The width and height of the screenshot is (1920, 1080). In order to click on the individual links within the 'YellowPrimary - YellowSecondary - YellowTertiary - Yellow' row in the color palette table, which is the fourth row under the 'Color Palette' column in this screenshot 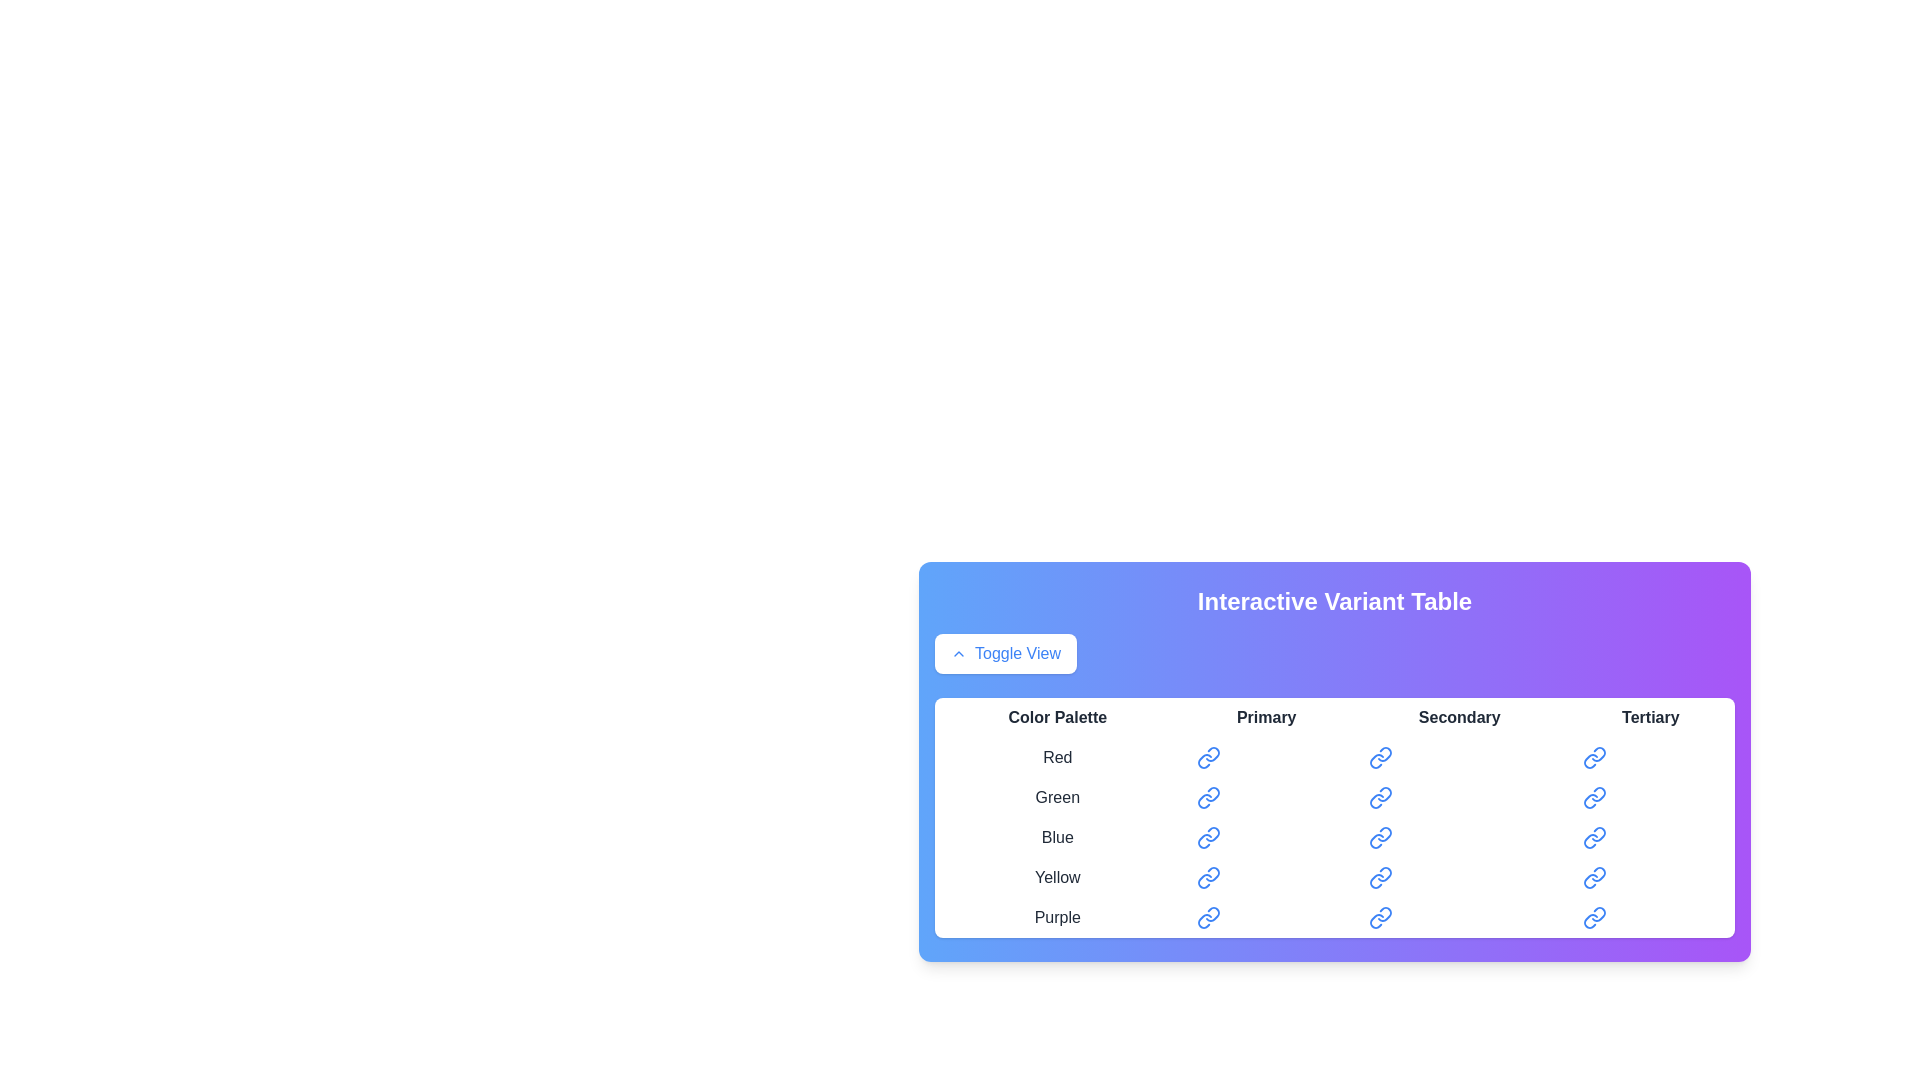, I will do `click(1334, 877)`.